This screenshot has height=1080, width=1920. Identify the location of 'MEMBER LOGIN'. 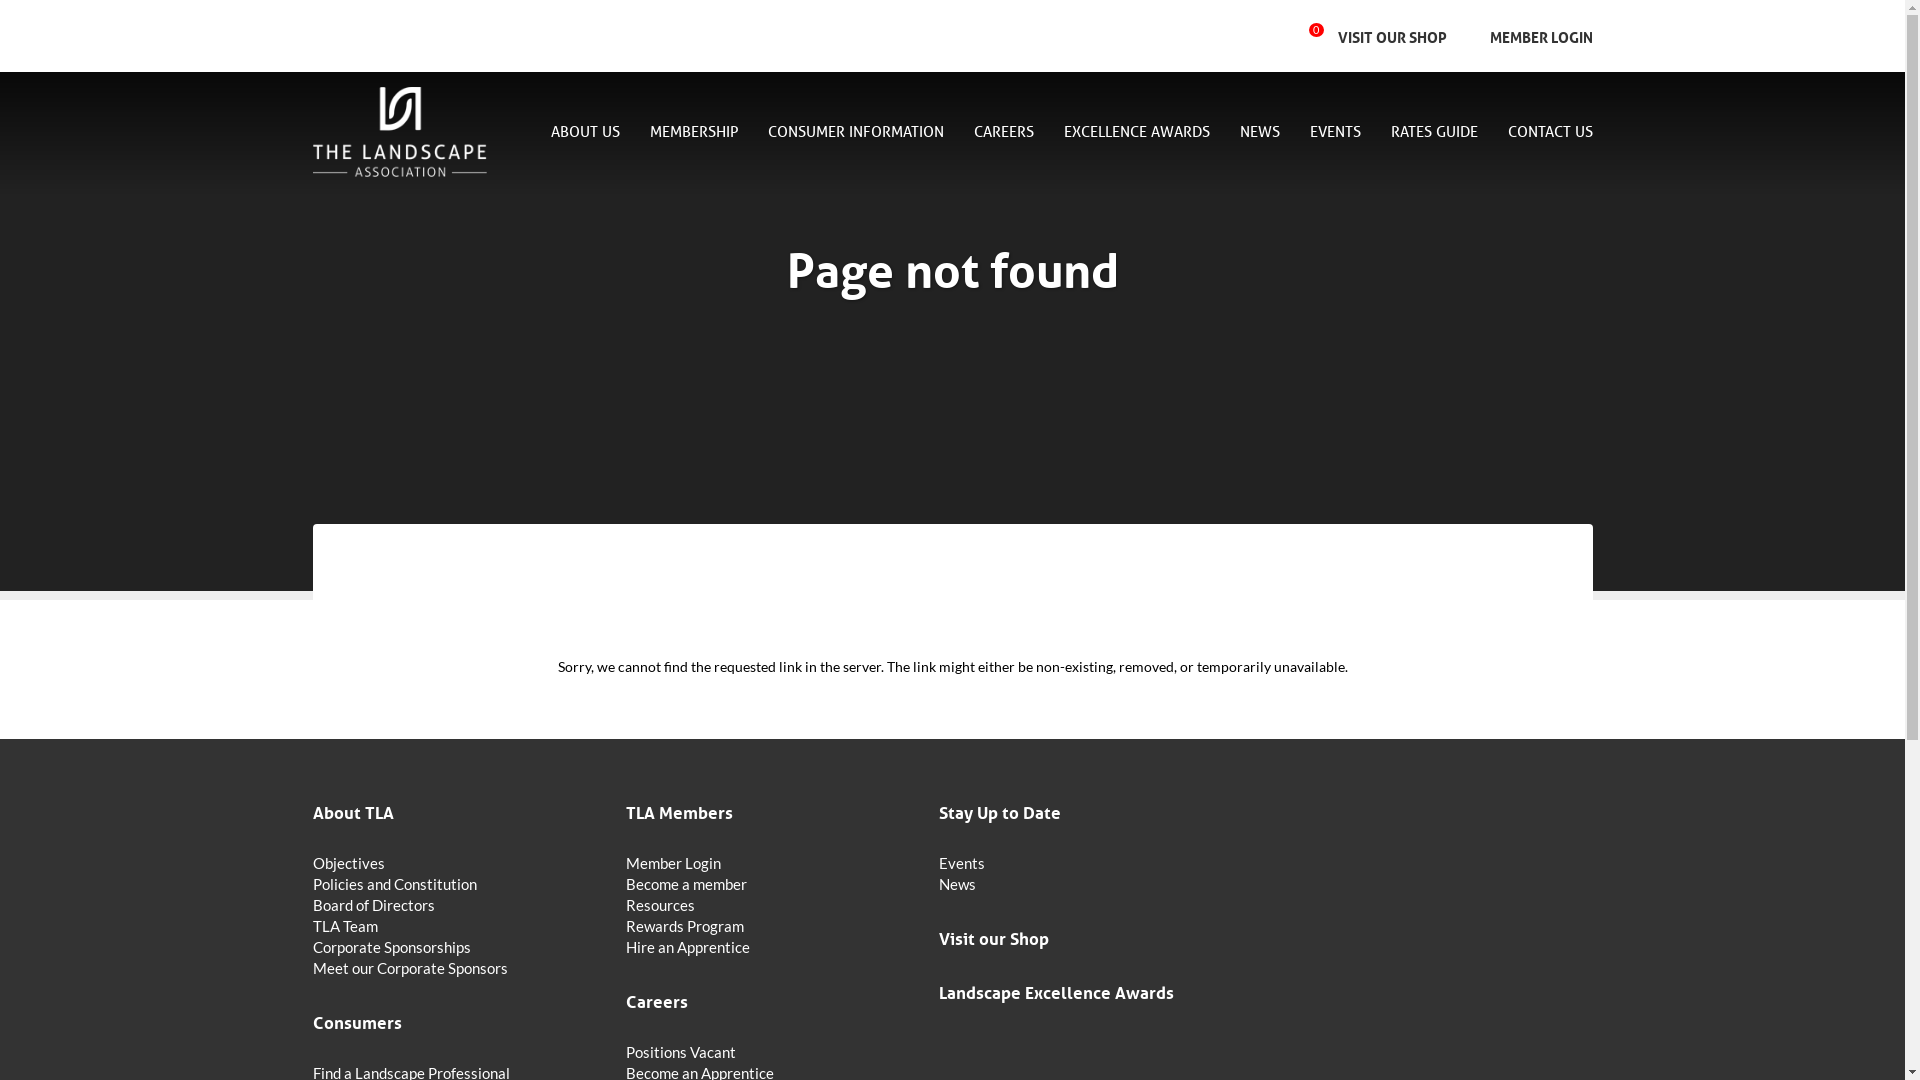
(1476, 36).